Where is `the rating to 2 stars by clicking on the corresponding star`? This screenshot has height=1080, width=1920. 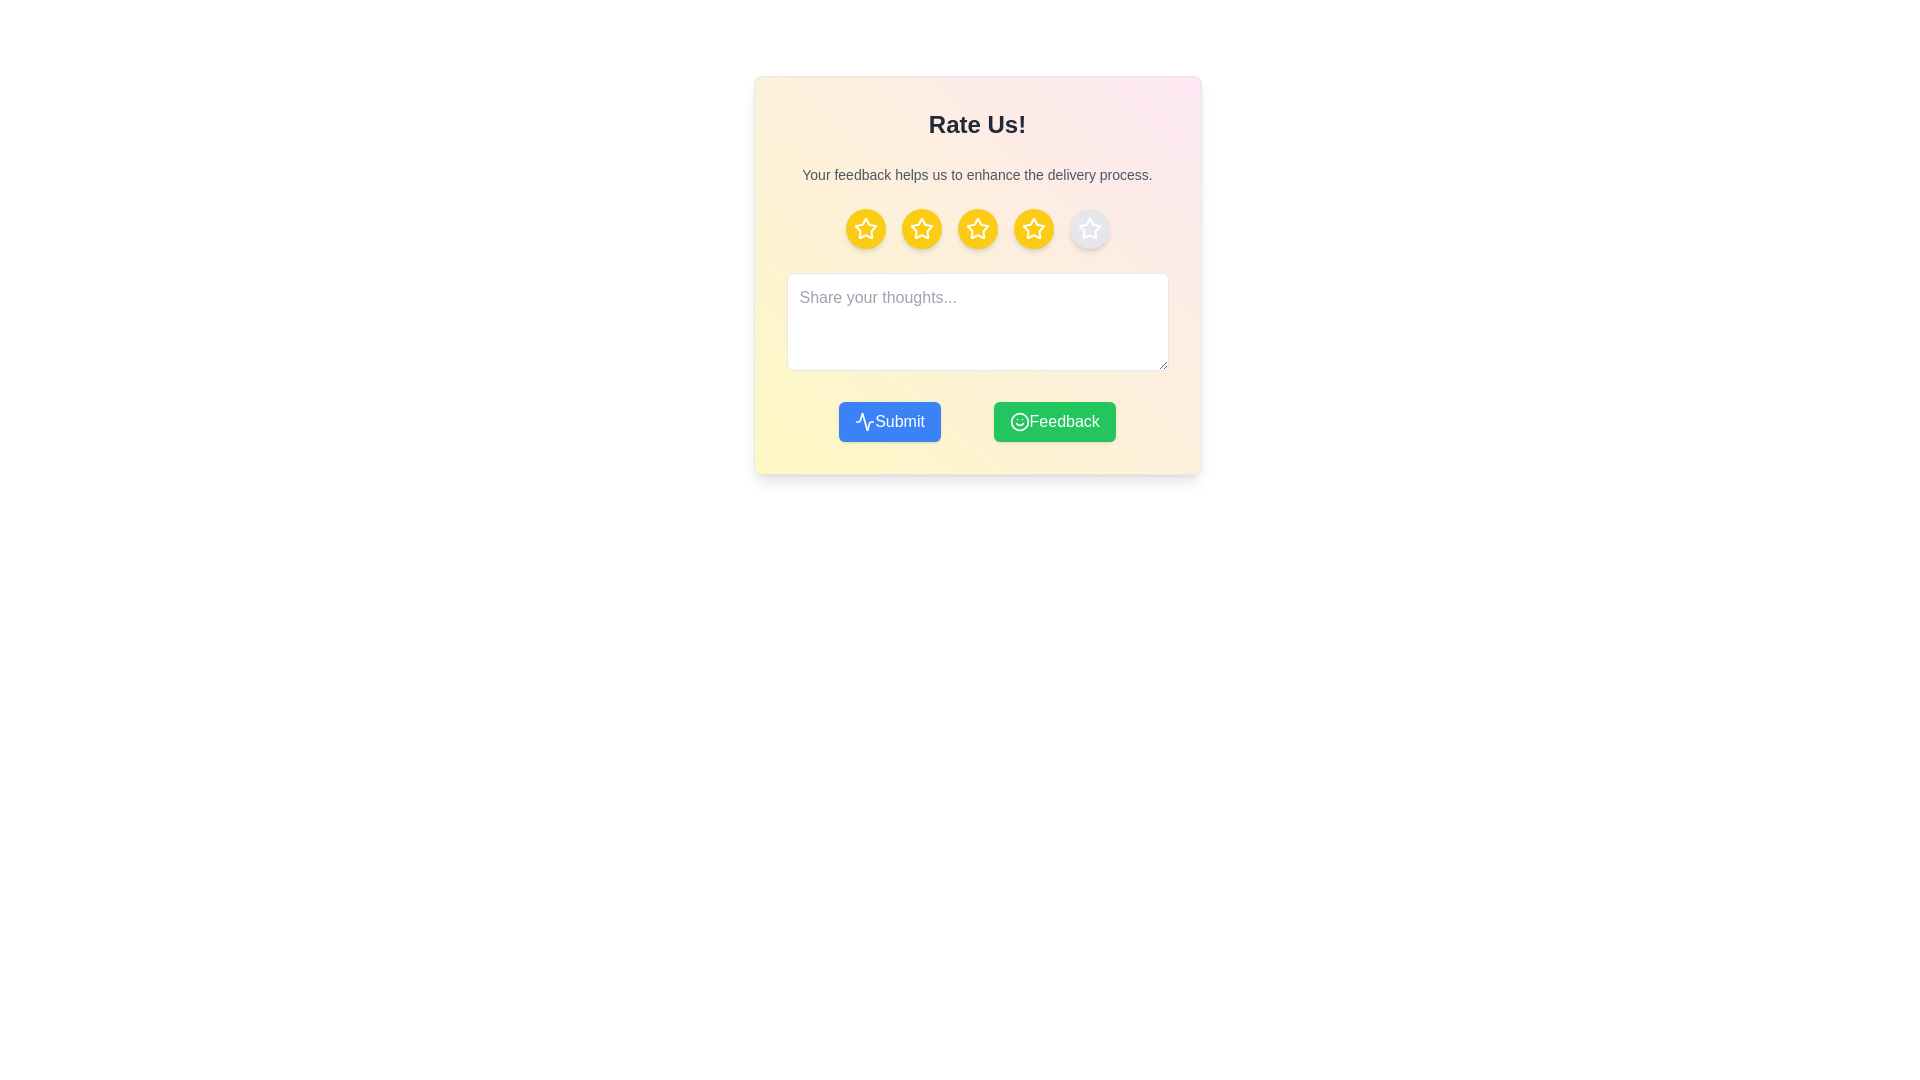 the rating to 2 stars by clicking on the corresponding star is located at coordinates (920, 227).